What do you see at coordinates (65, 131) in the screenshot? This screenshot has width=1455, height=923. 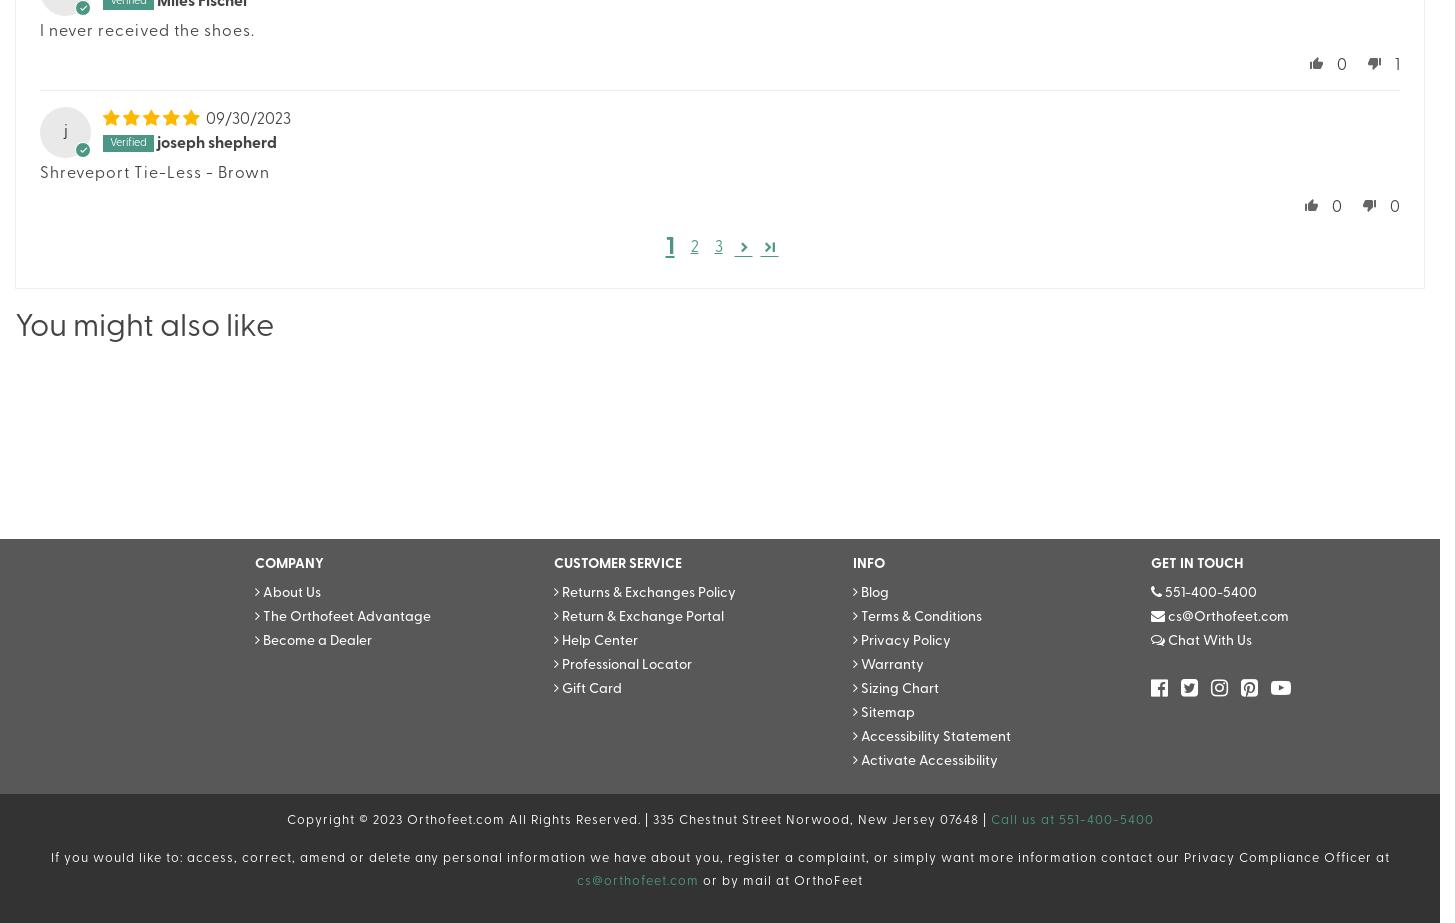 I see `'j'` at bounding box center [65, 131].